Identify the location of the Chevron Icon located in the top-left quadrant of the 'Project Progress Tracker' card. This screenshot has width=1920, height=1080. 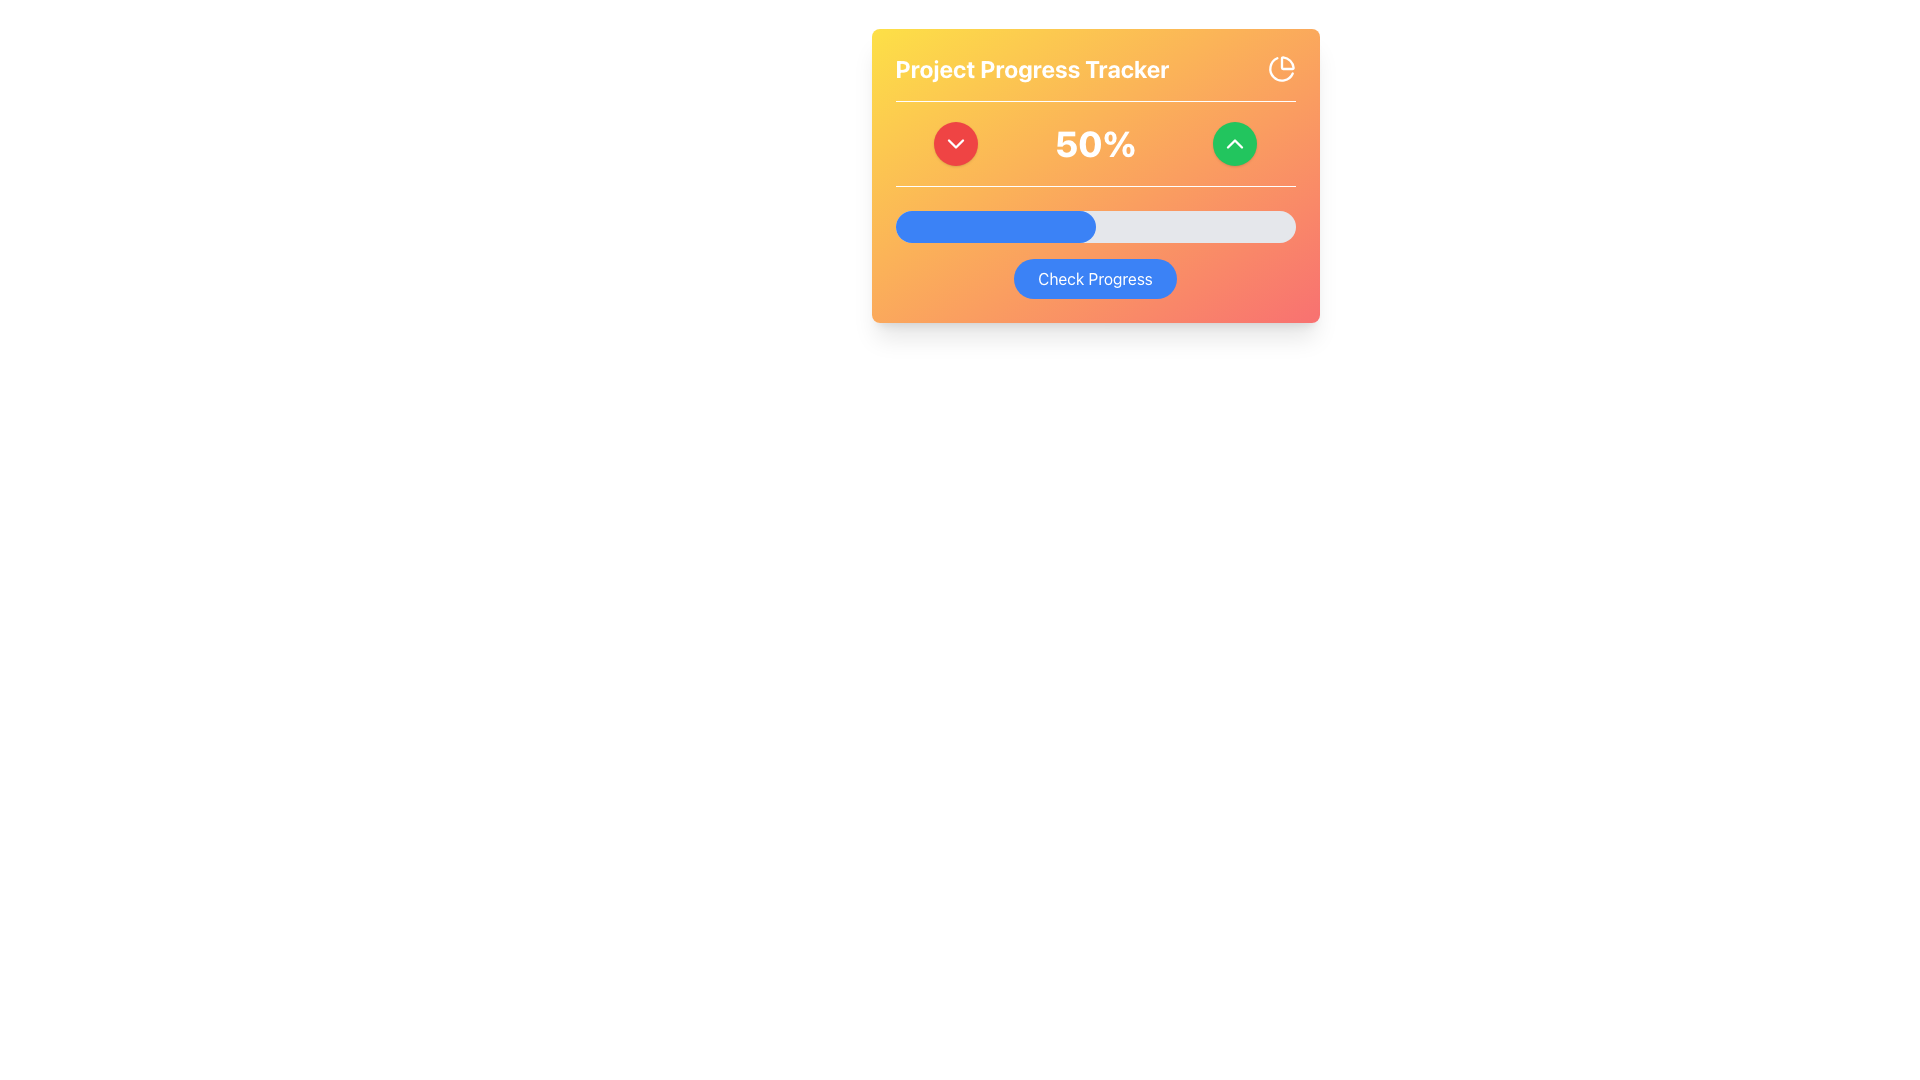
(954, 142).